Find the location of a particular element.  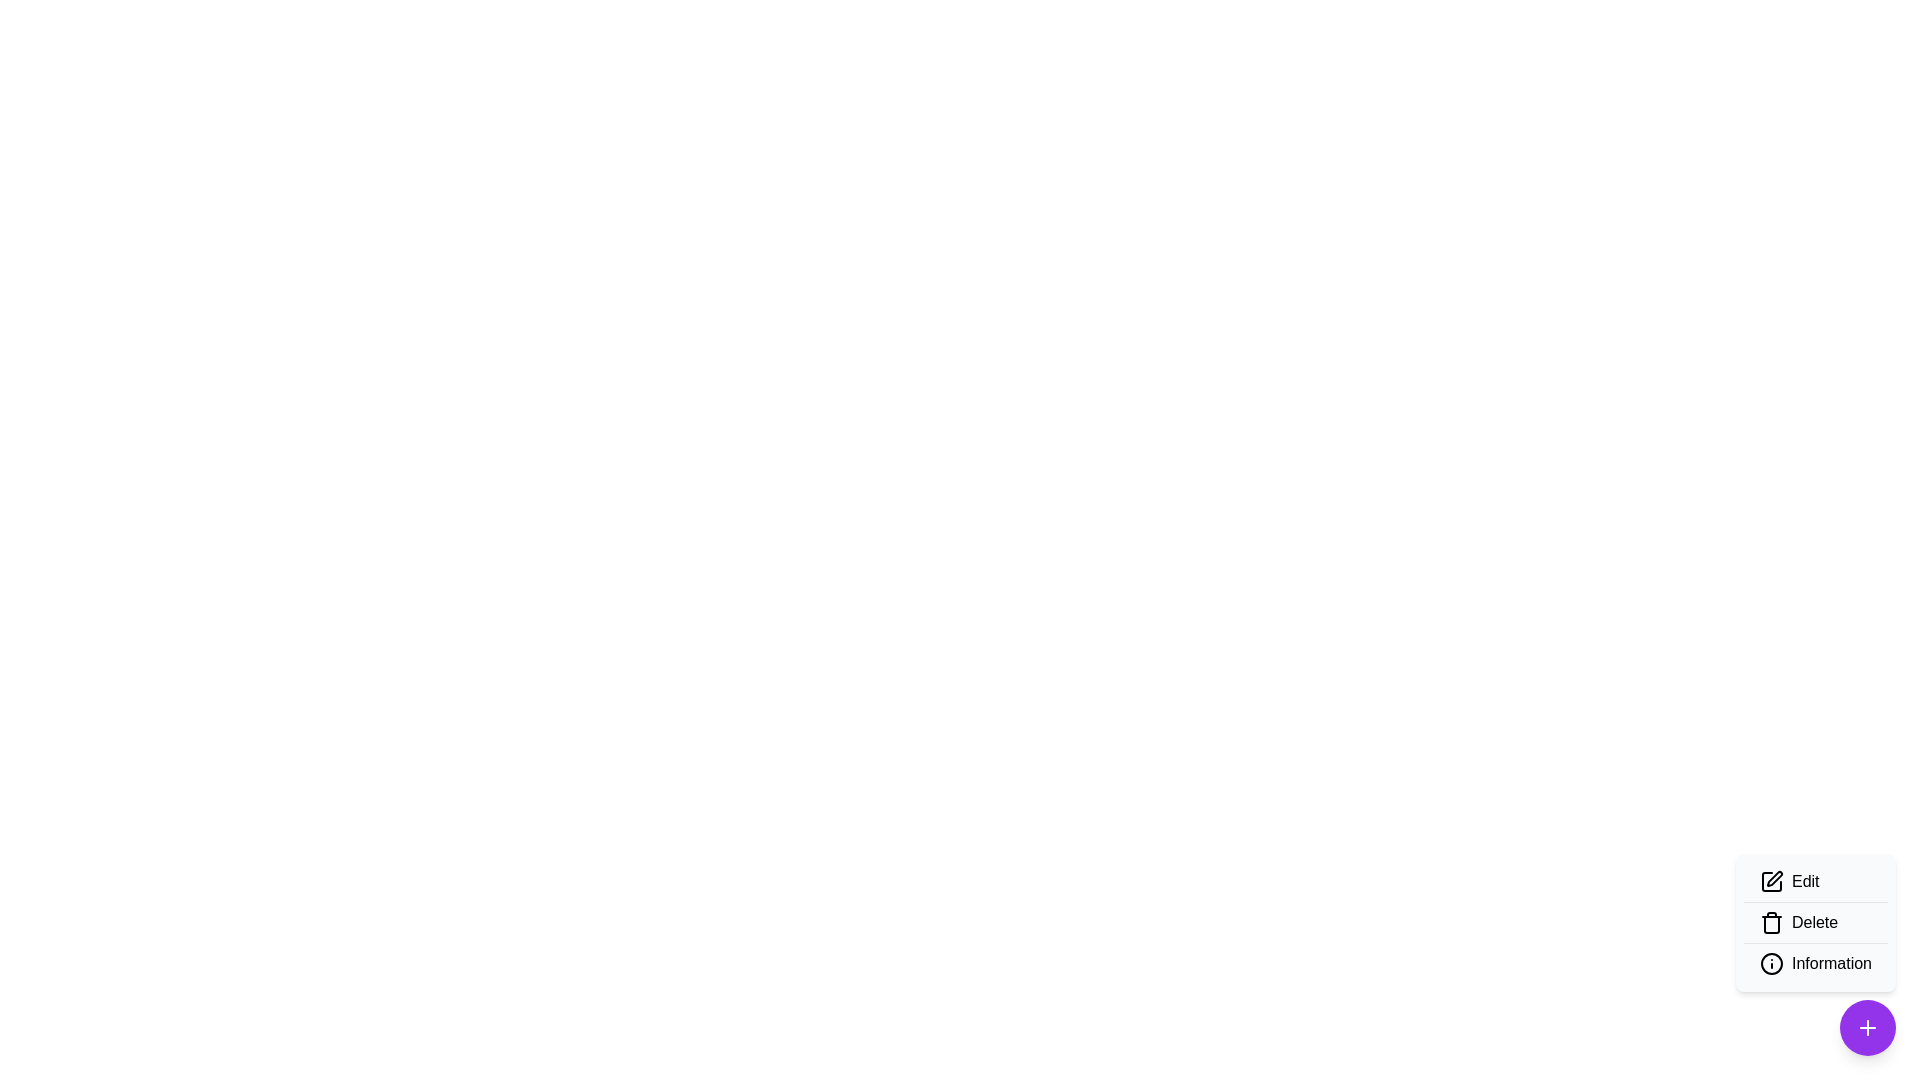

the 'Information' Text Label located in the bottom-right corner of the dropdown menu, positioned beside an information icon is located at coordinates (1832, 963).